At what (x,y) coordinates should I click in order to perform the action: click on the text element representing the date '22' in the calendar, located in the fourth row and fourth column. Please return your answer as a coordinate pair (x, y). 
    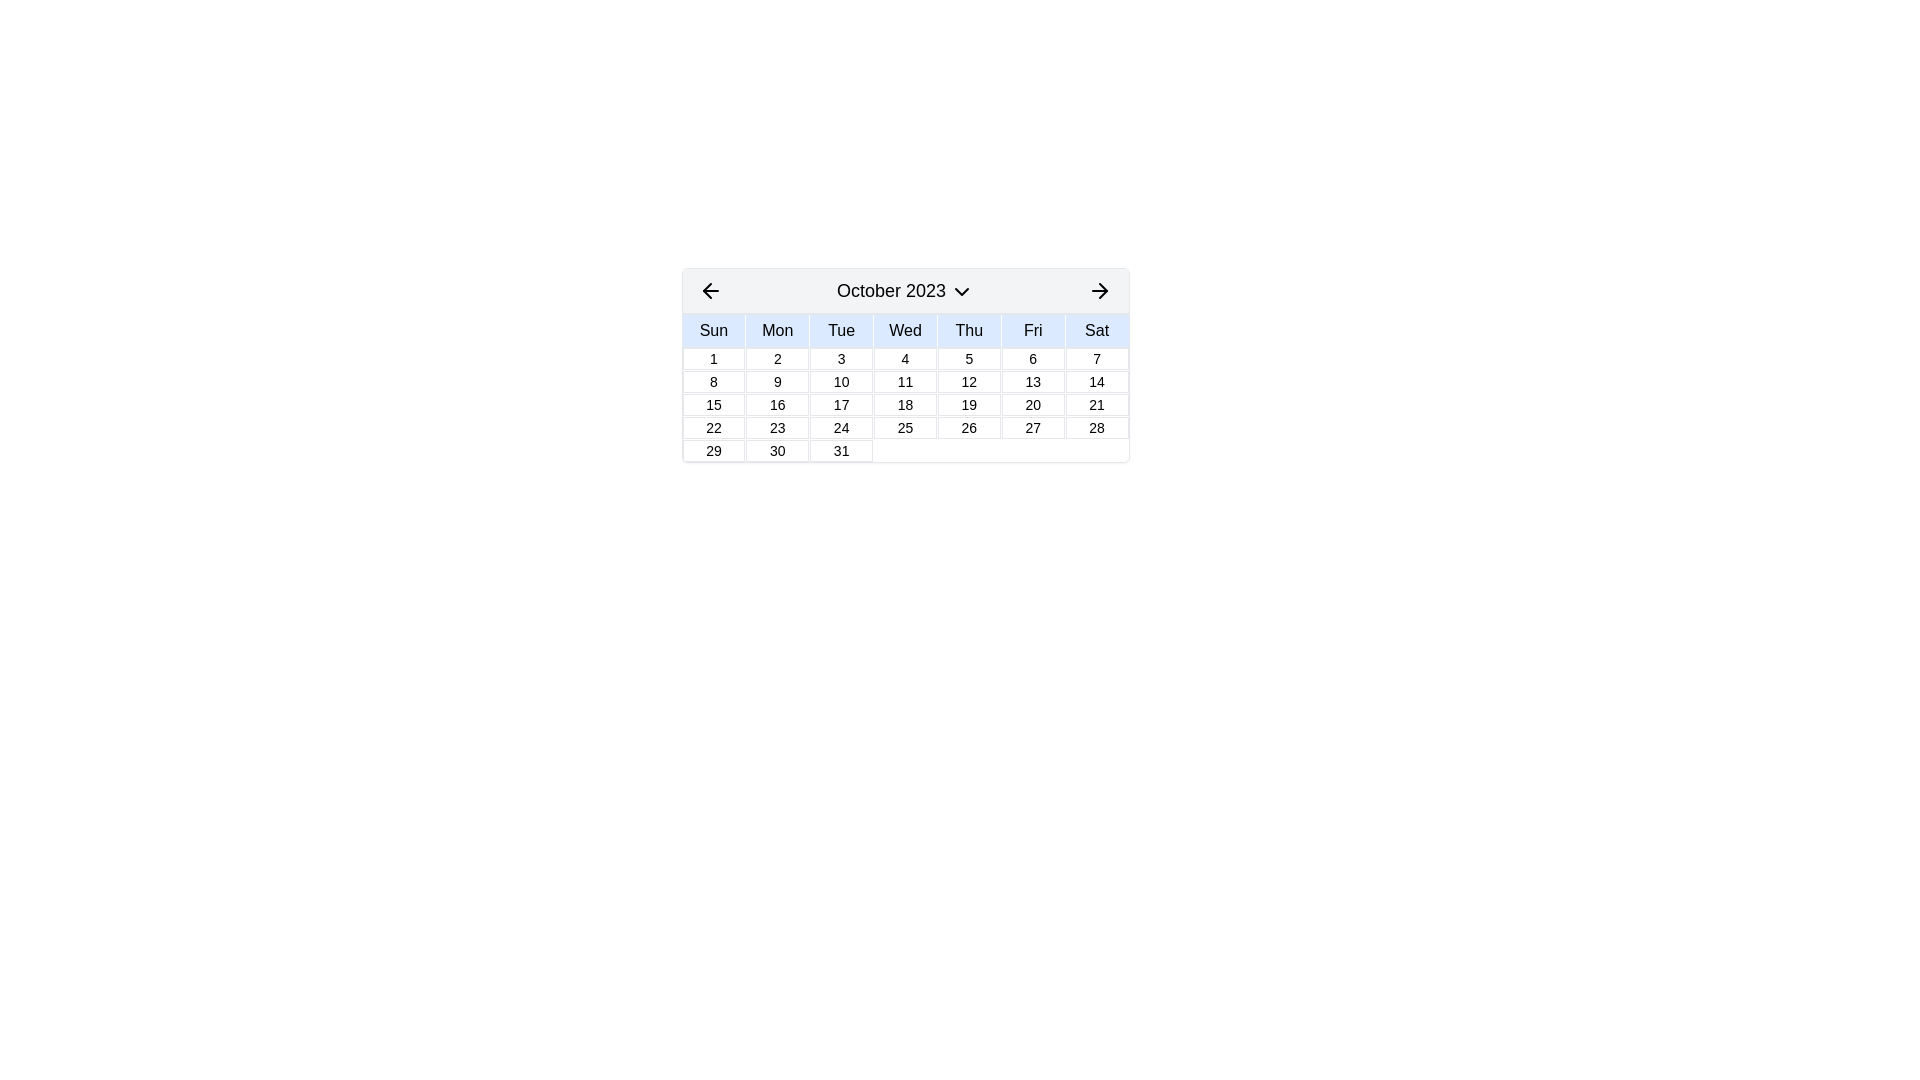
    Looking at the image, I should click on (713, 427).